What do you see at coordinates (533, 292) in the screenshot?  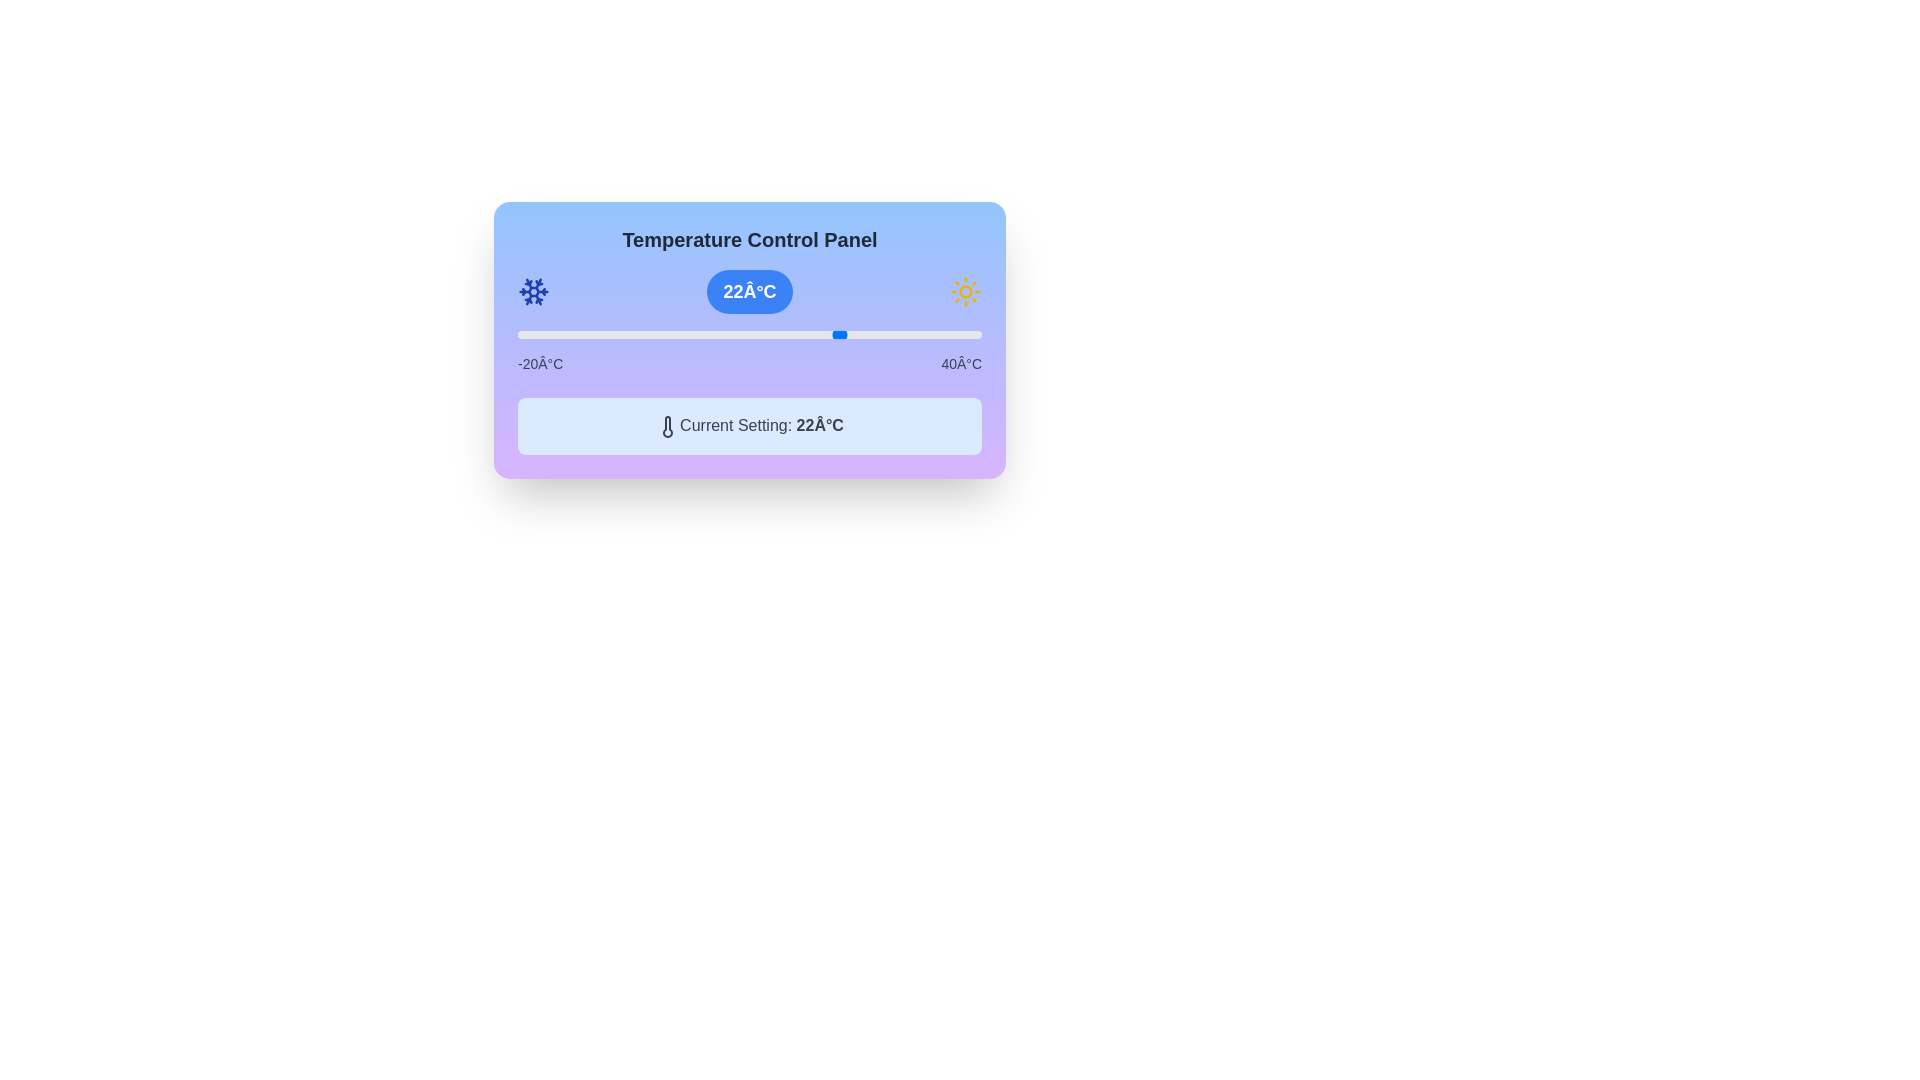 I see `the snowflake icon to provide feedback` at bounding box center [533, 292].